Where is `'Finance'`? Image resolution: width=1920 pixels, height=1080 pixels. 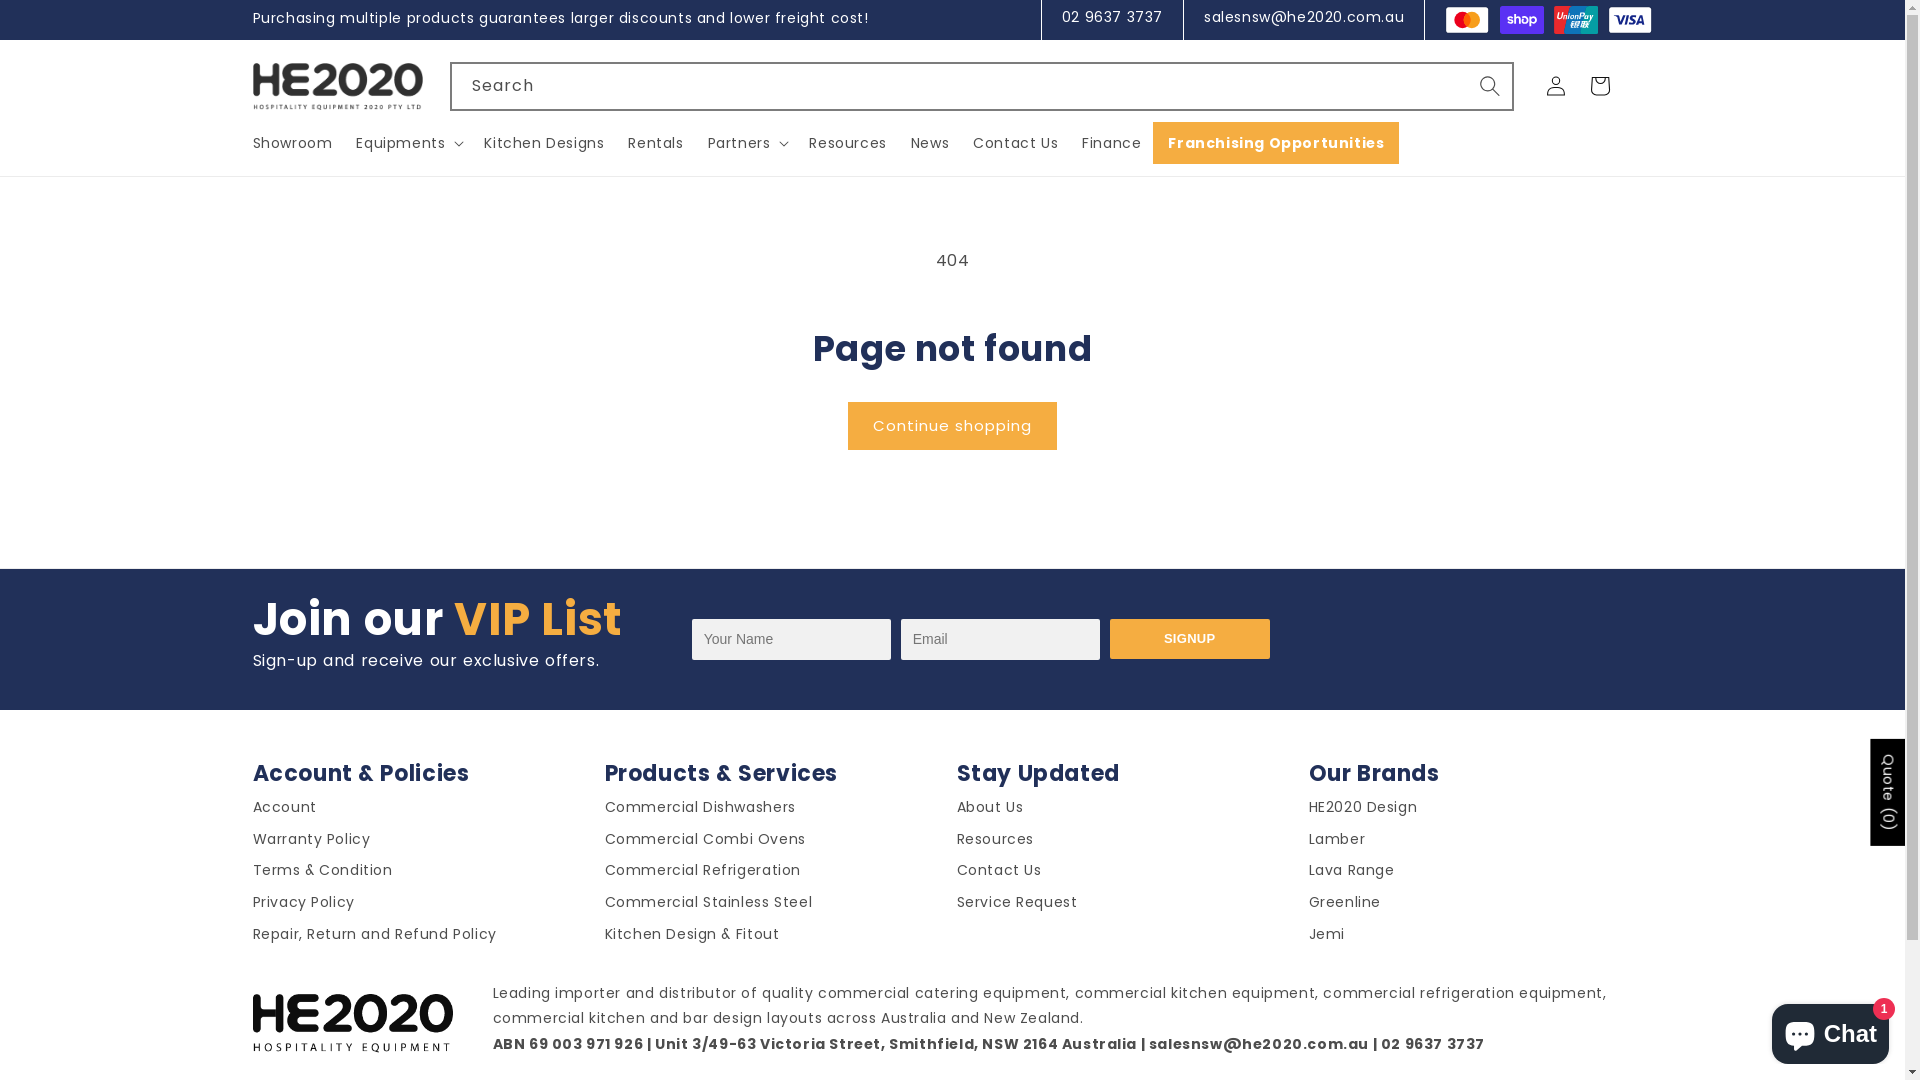 'Finance' is located at coordinates (1110, 141).